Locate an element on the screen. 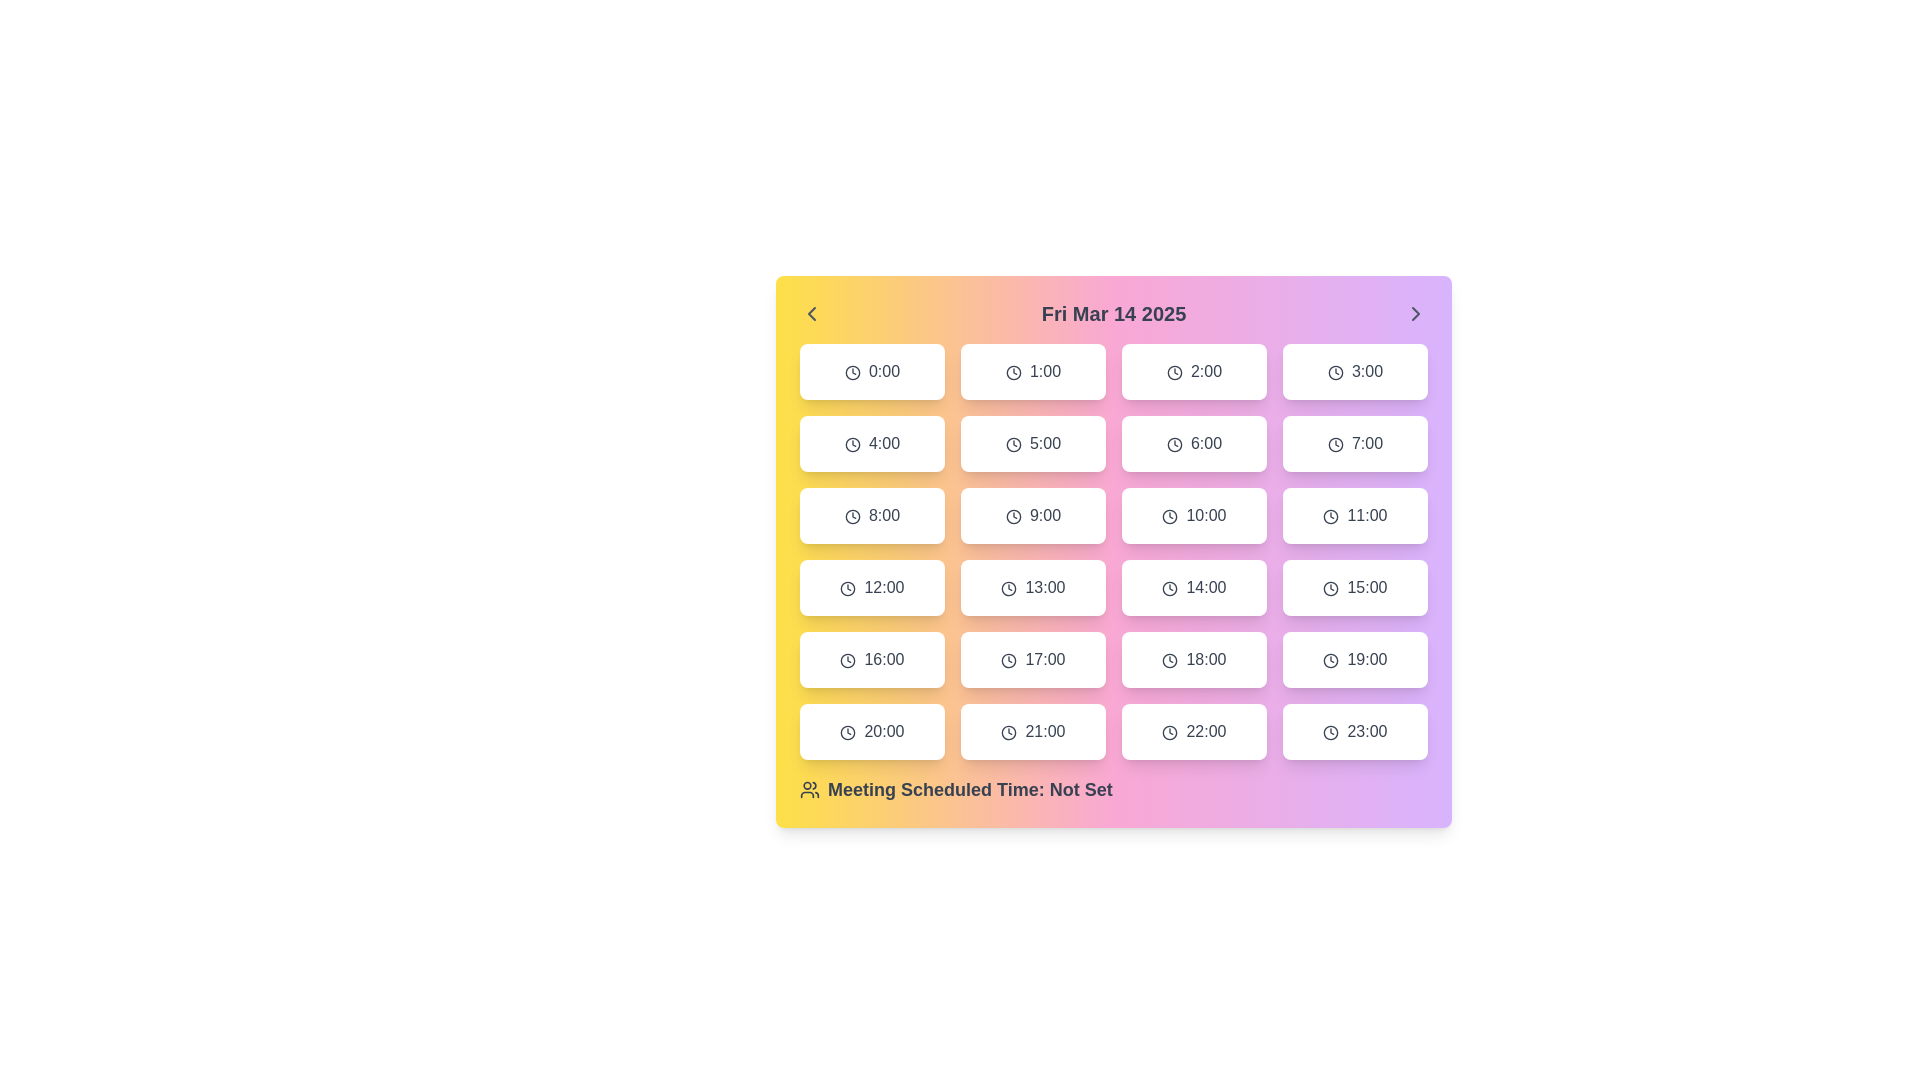 The width and height of the screenshot is (1920, 1080). the button for the time slot of 19:00 (7:00 PM) positioned in the fifth column of the fourth row in a 6x4 grid layout to trigger visual feedback is located at coordinates (1355, 659).